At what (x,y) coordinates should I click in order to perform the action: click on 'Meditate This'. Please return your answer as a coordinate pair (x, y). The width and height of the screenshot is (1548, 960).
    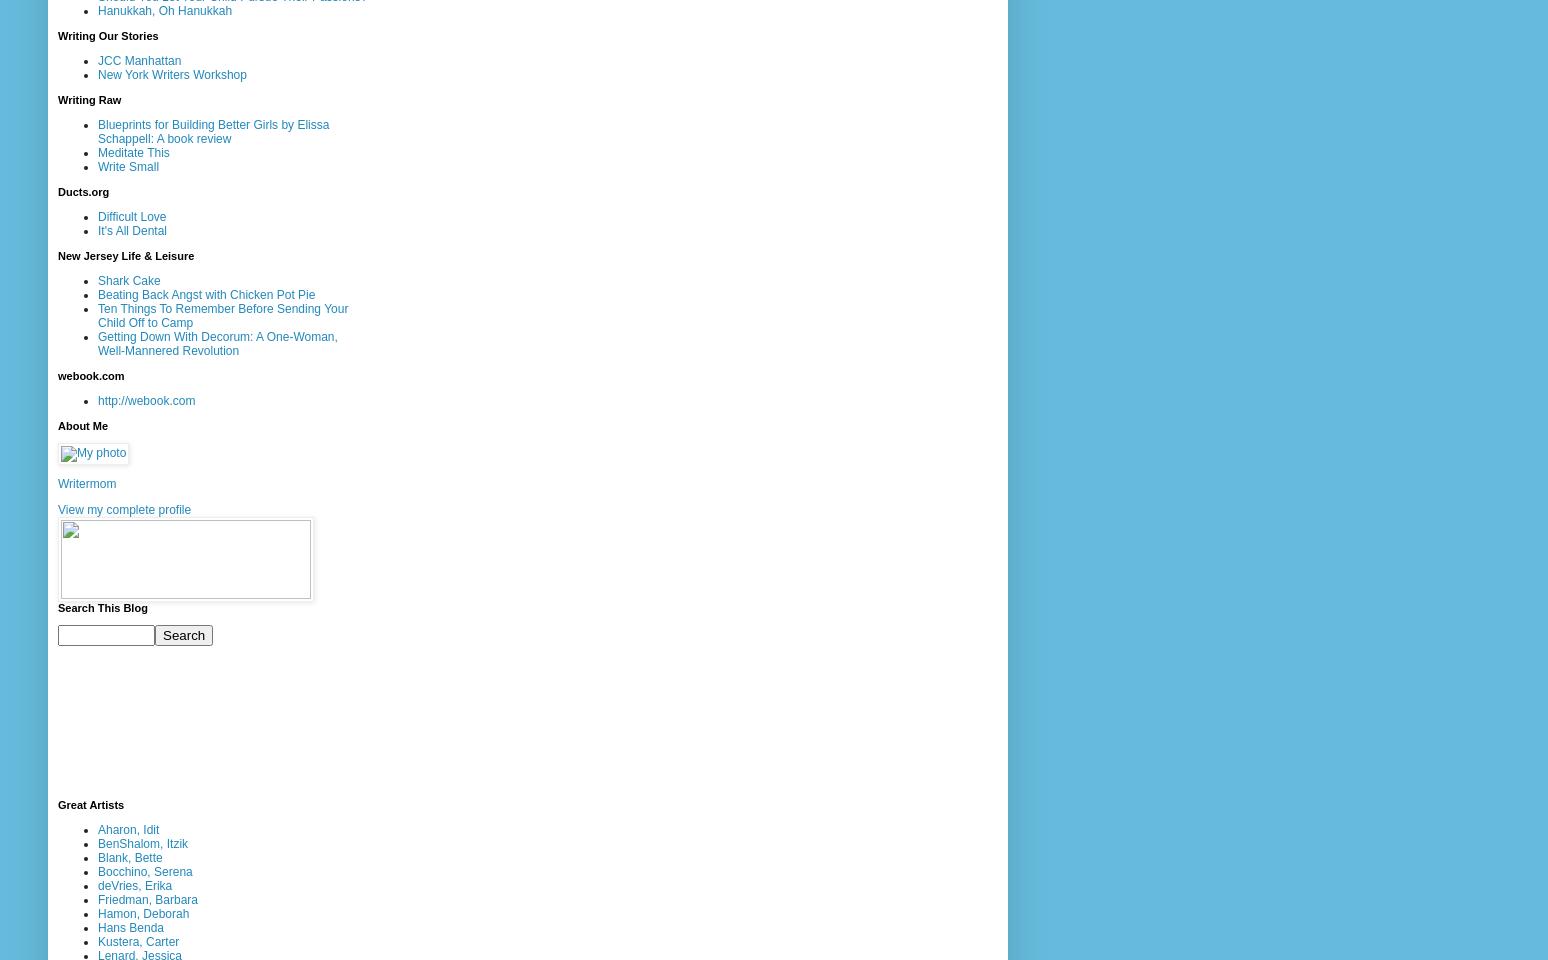
    Looking at the image, I should click on (133, 150).